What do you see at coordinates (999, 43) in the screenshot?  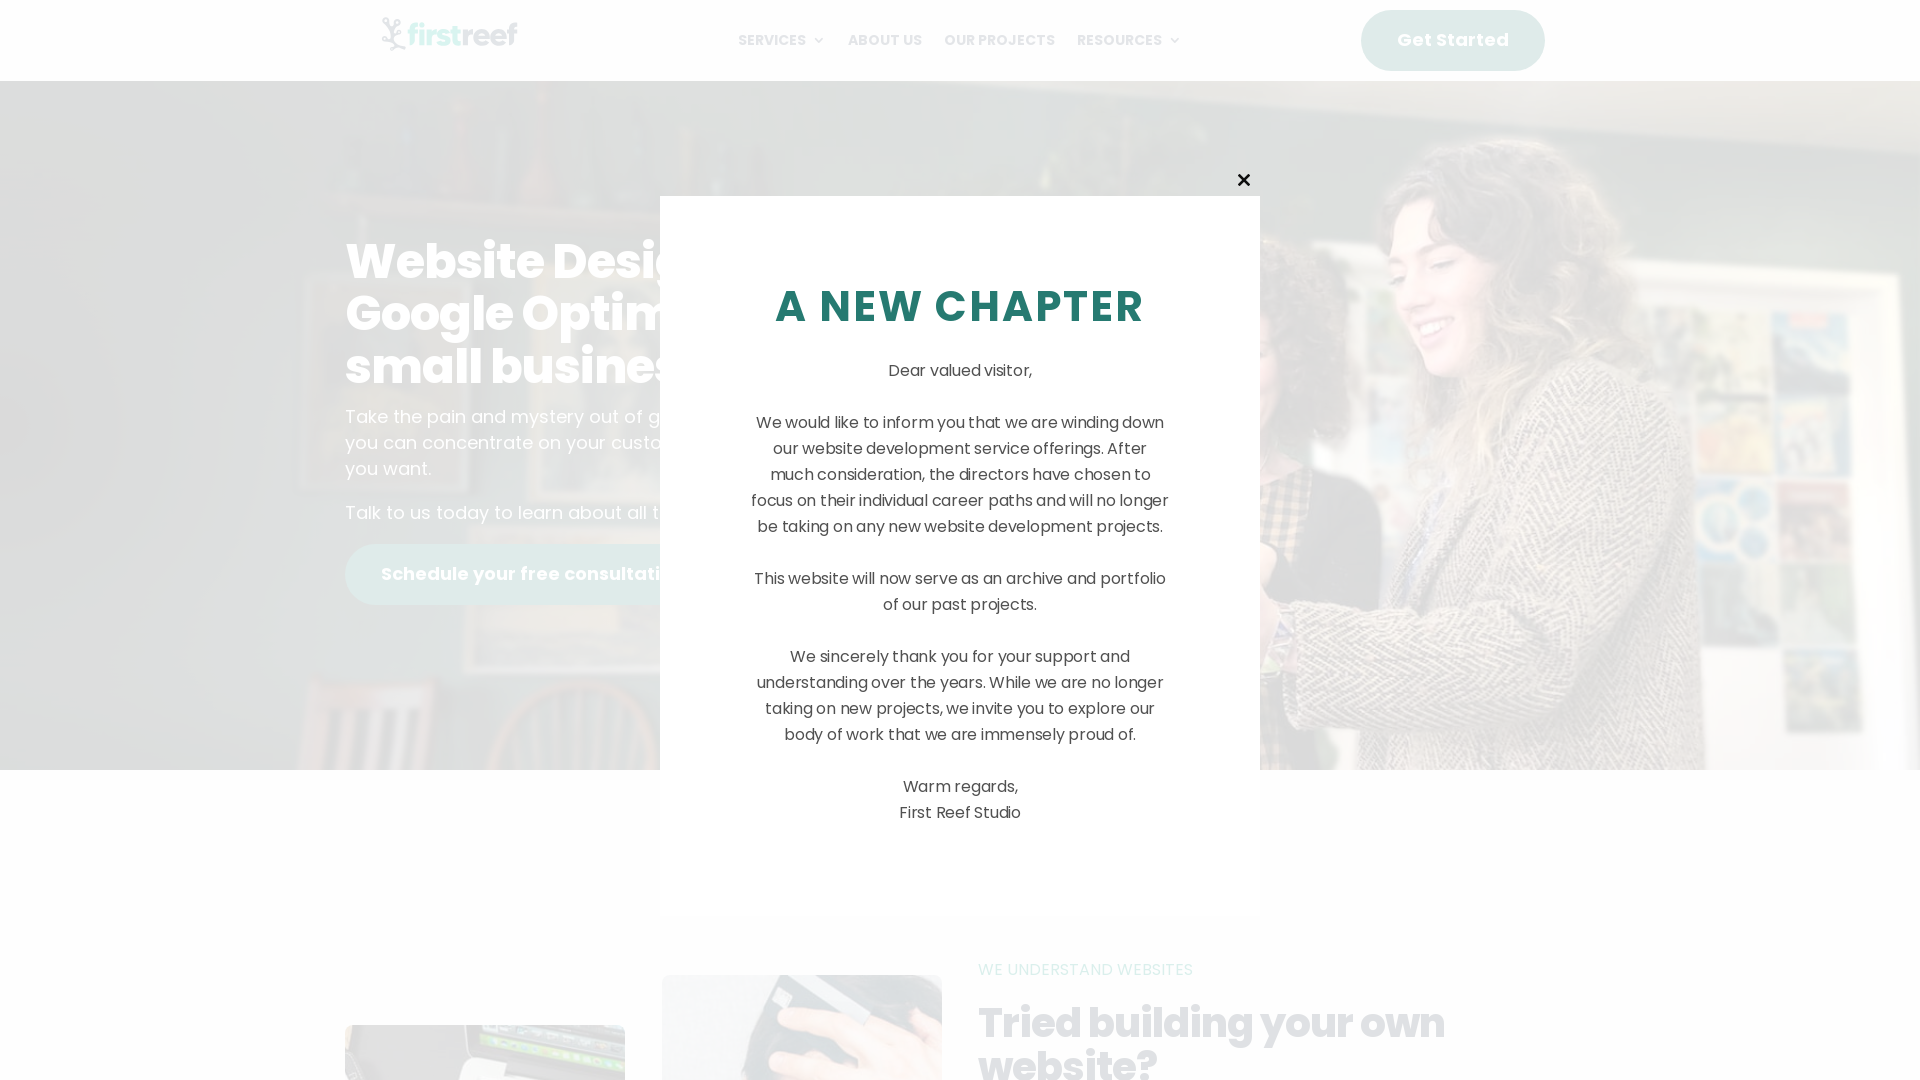 I see `'OUR PROJECTS'` at bounding box center [999, 43].